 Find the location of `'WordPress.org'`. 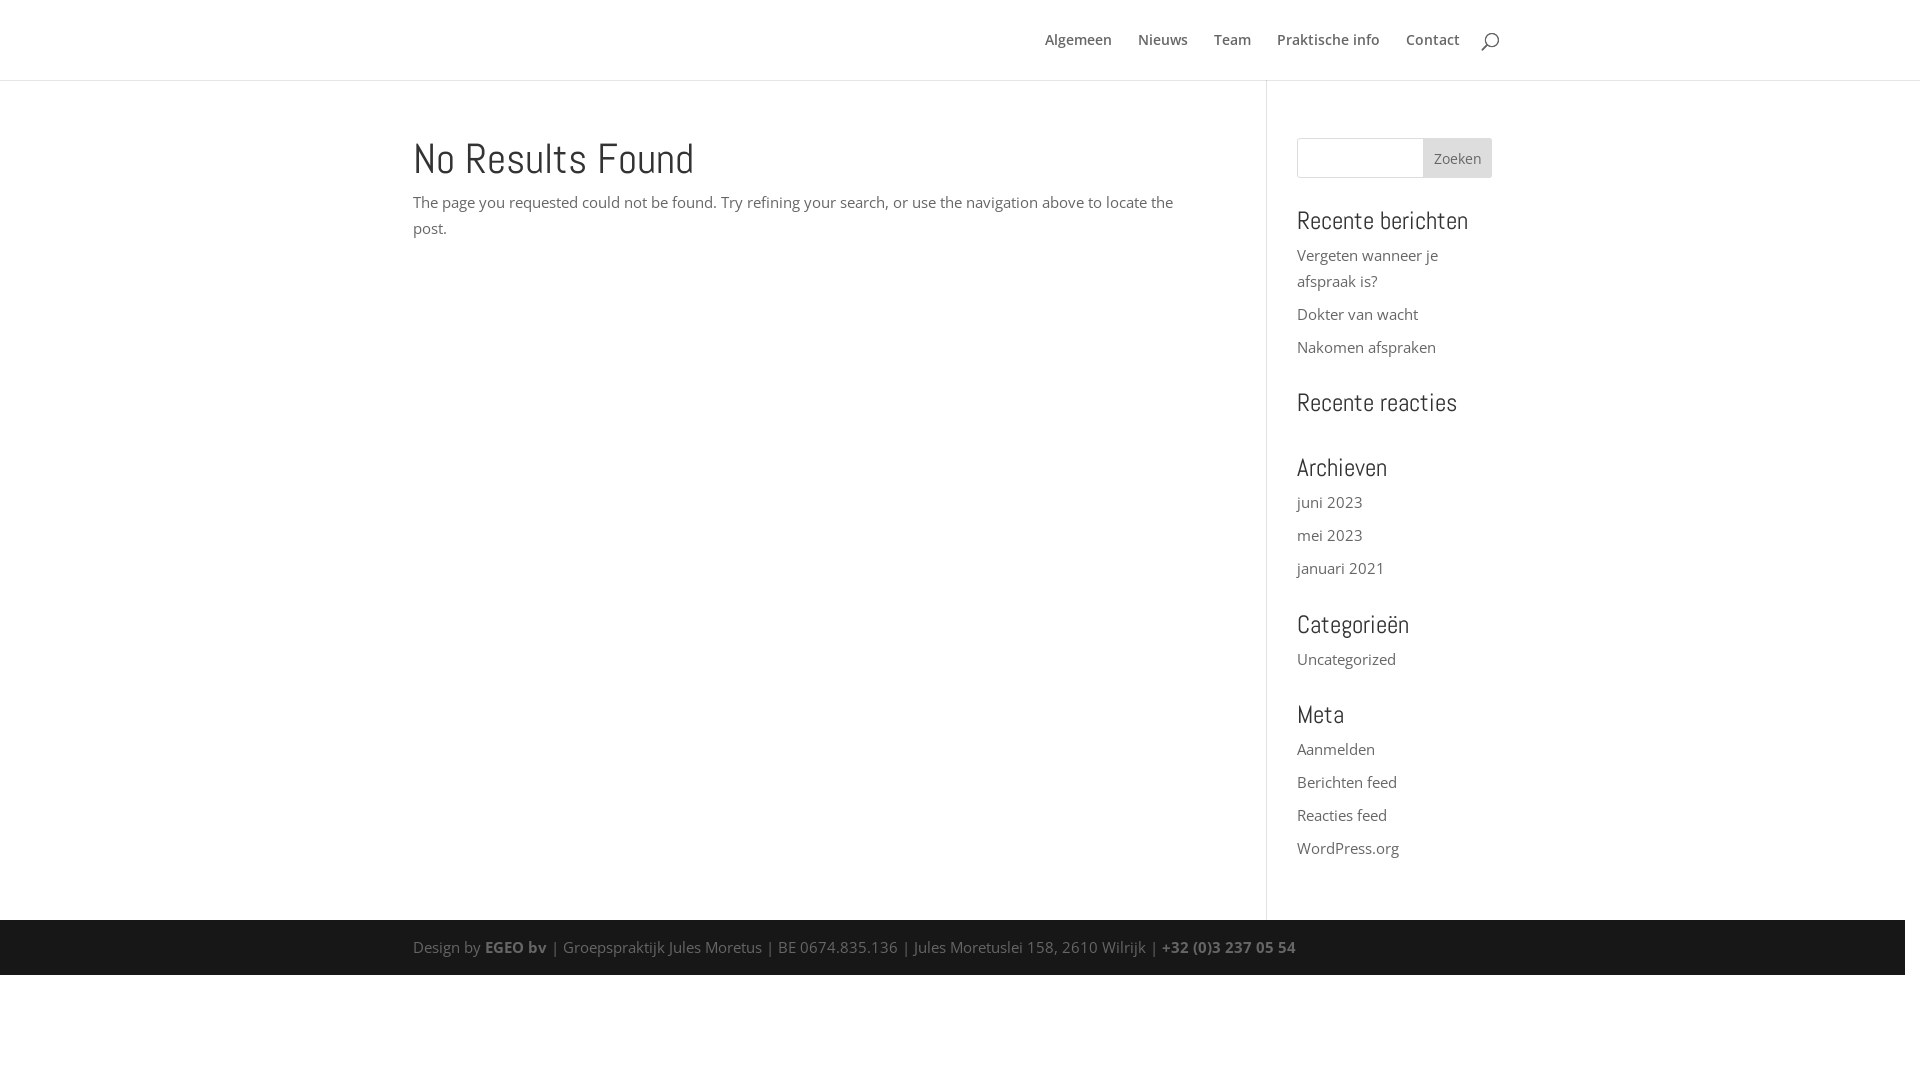

'WordPress.org' is located at coordinates (1348, 848).